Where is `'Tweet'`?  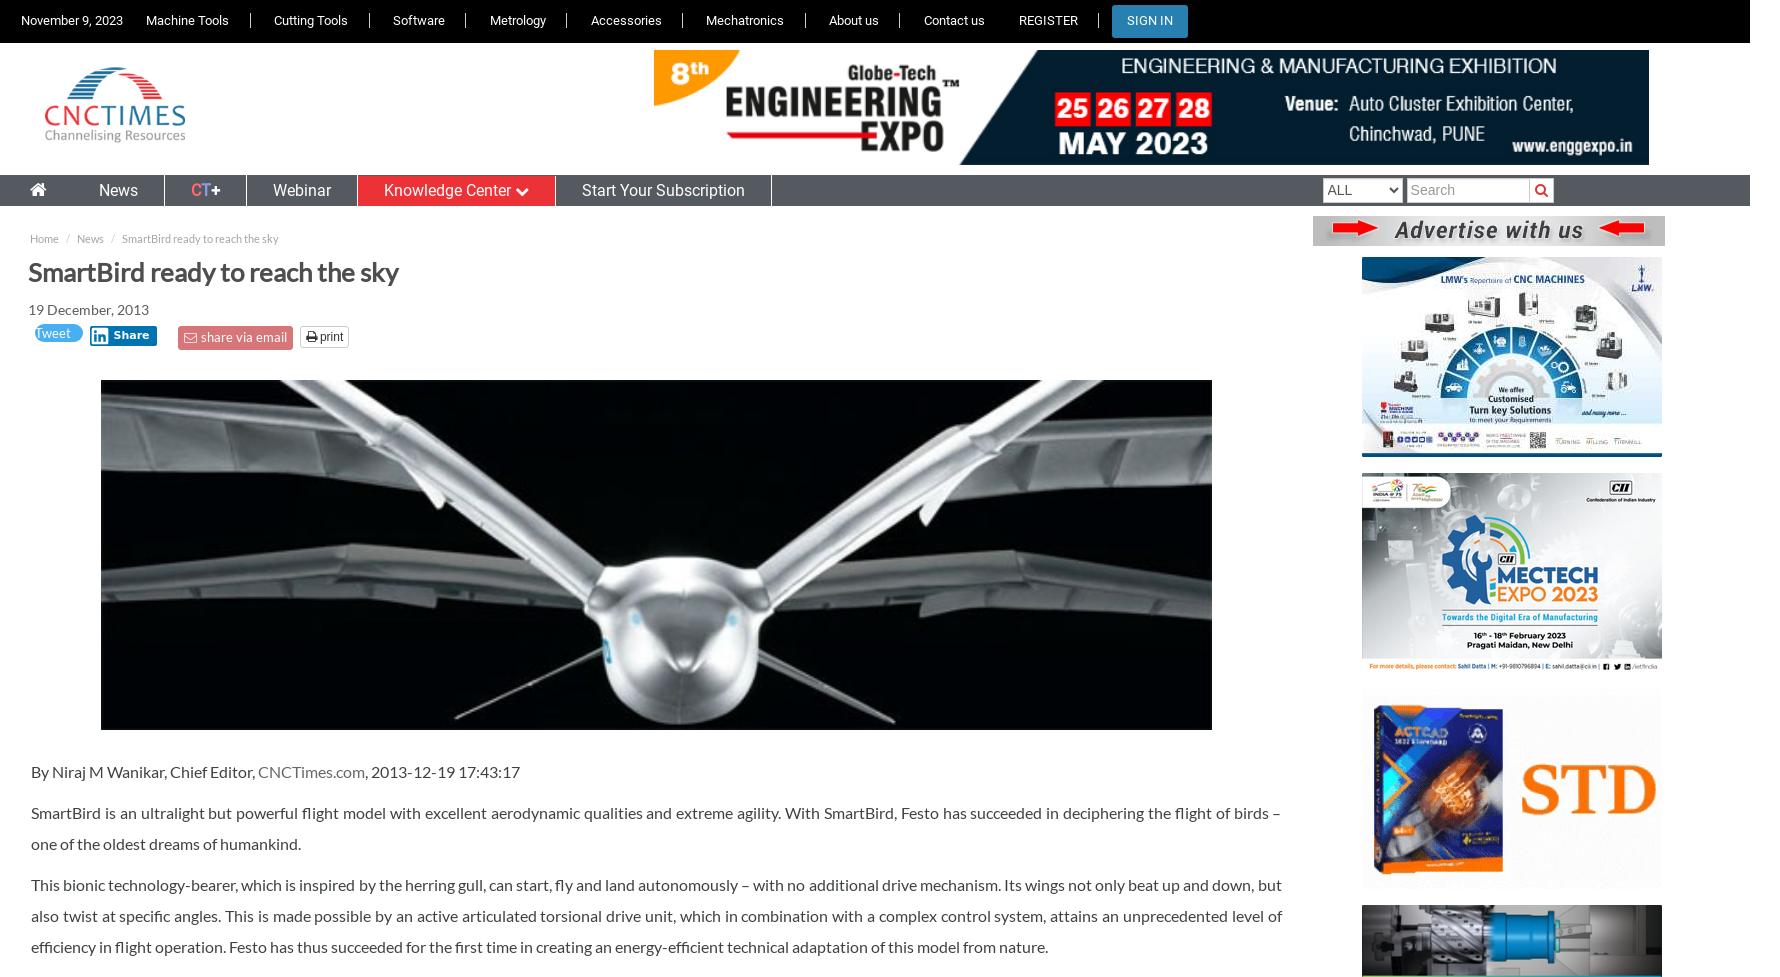
'Tweet' is located at coordinates (53, 332).